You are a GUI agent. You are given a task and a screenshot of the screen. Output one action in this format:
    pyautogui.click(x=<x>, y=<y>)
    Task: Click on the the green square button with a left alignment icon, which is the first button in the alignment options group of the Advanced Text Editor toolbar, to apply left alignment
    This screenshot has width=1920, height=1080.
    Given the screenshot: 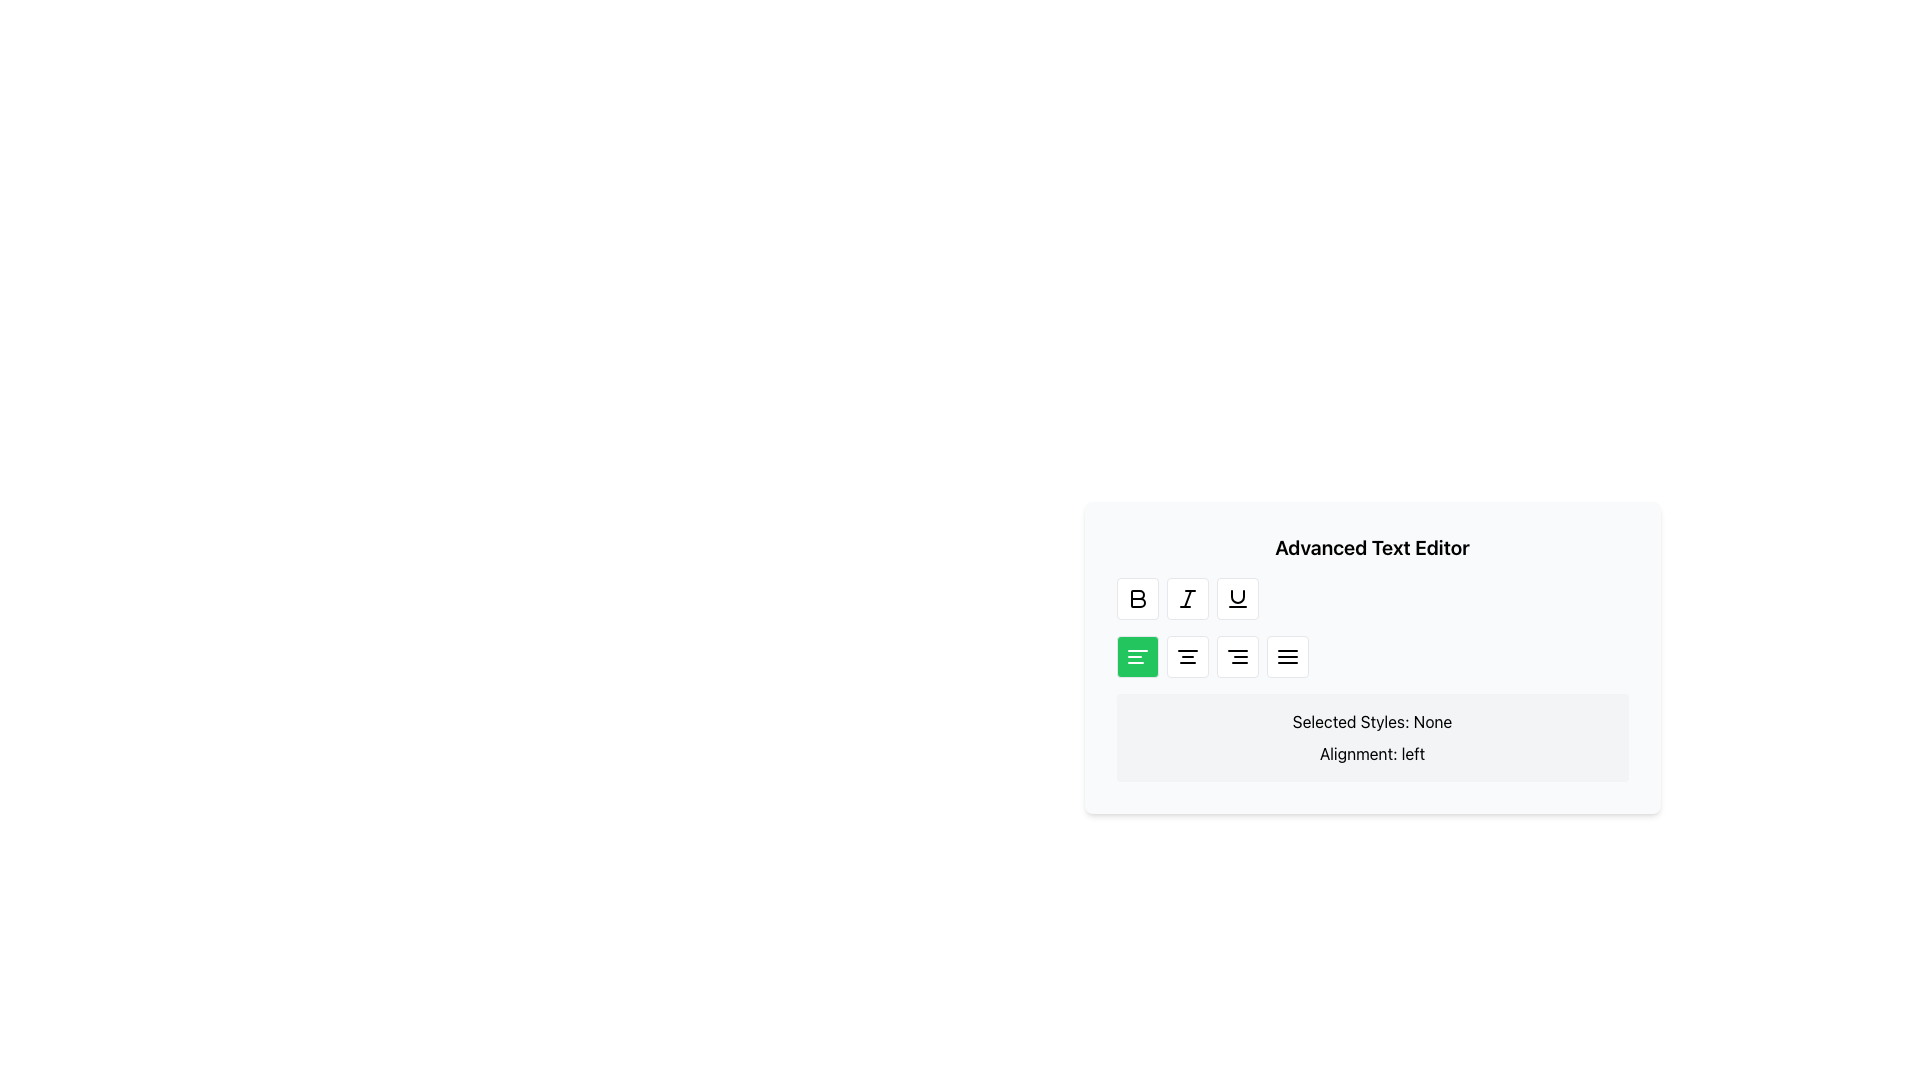 What is the action you would take?
    pyautogui.click(x=1137, y=656)
    